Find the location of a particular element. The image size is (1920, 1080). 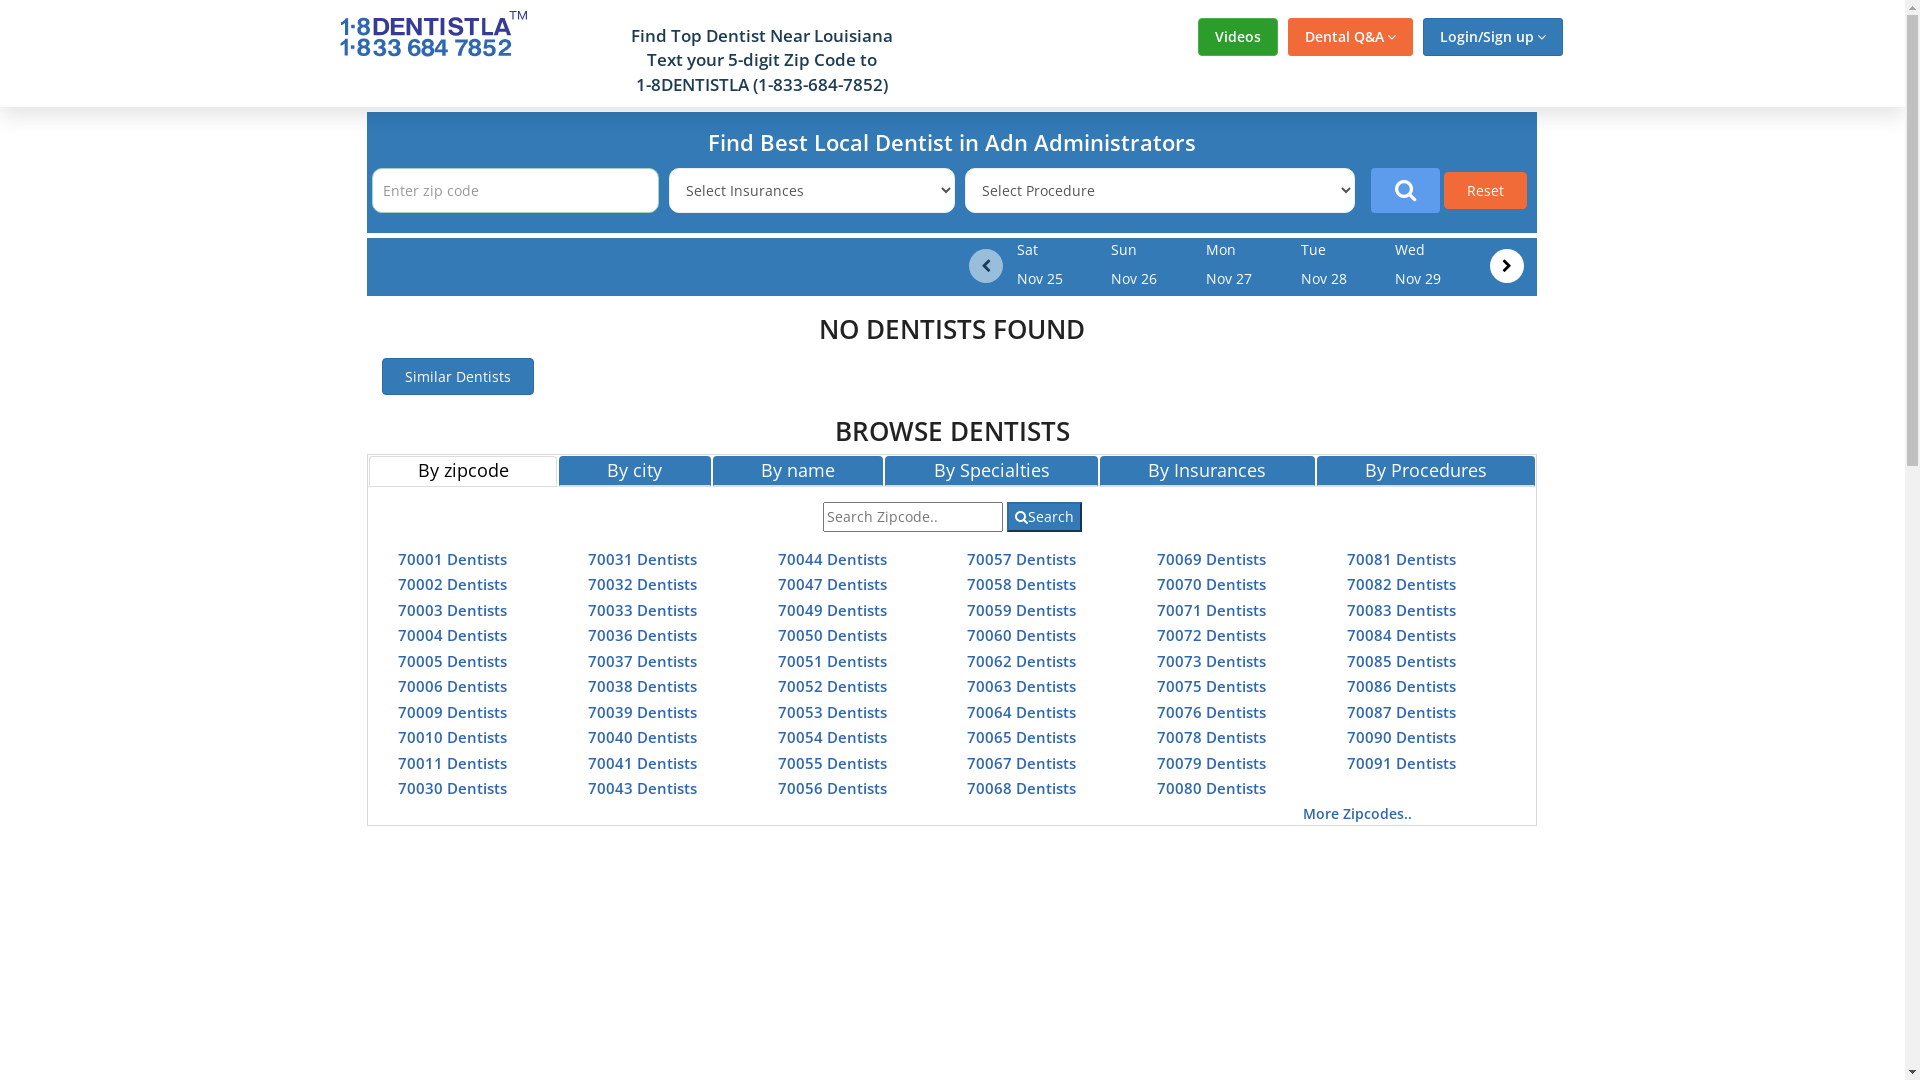

'70040 Dentists' is located at coordinates (587, 736).